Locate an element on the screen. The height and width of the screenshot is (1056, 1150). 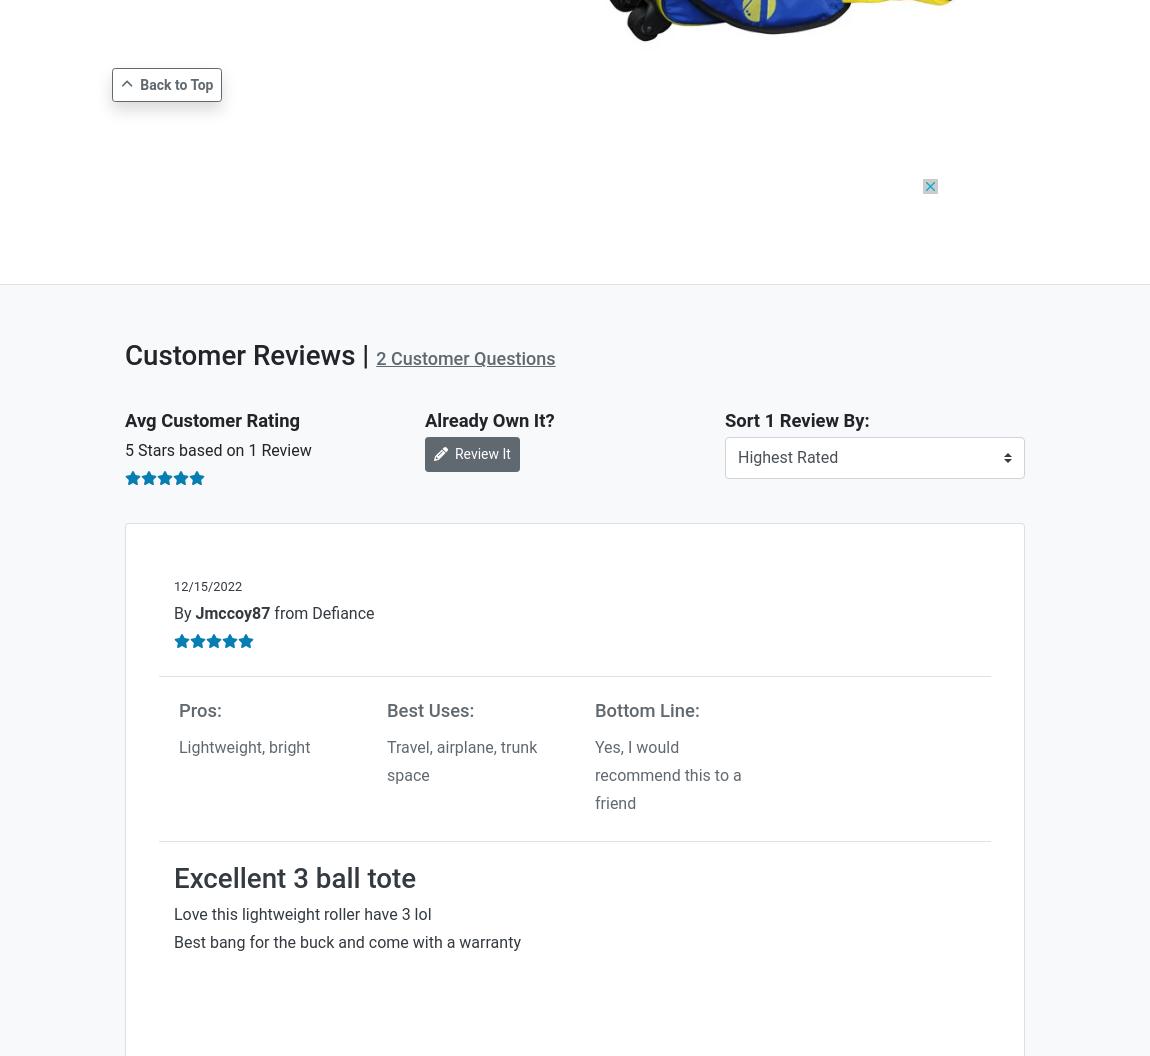
'12/15/2022' is located at coordinates (207, 586).